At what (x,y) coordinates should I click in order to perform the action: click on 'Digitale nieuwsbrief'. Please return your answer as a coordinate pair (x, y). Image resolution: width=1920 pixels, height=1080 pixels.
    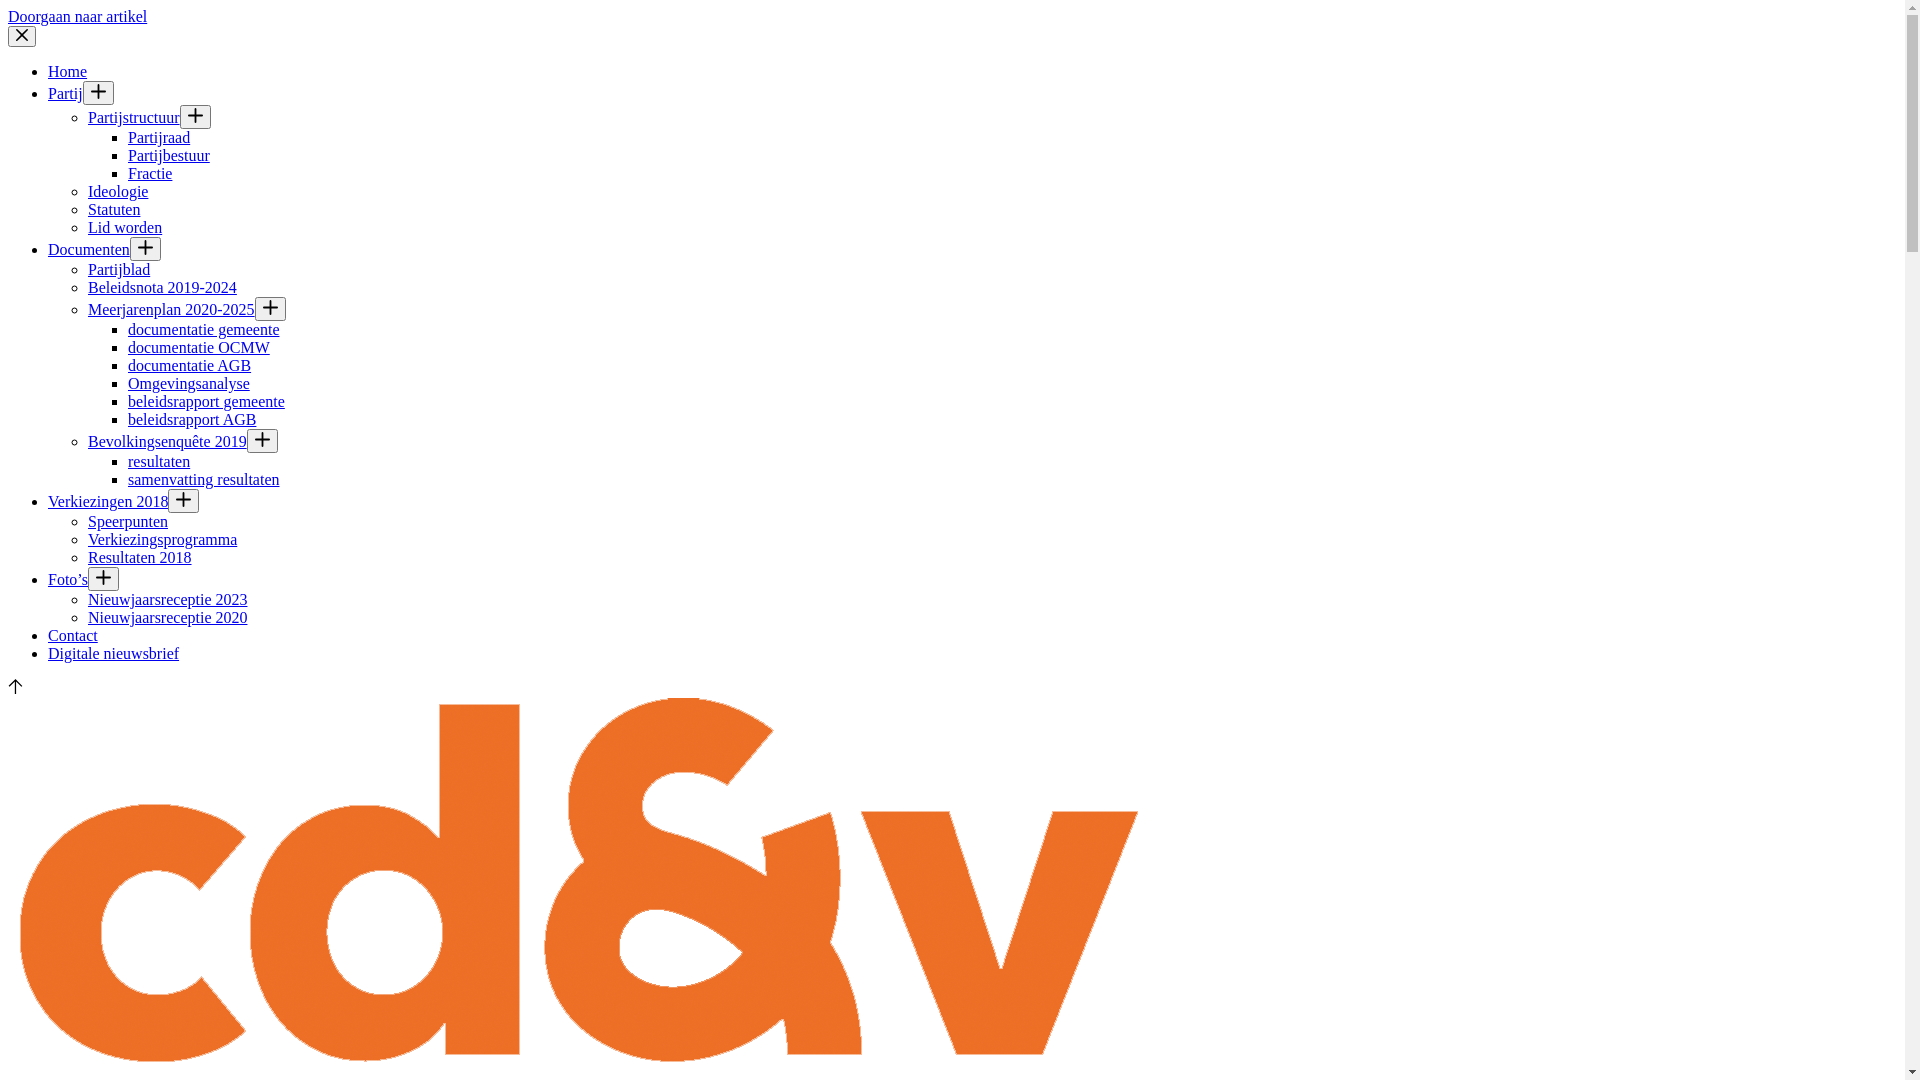
    Looking at the image, I should click on (112, 653).